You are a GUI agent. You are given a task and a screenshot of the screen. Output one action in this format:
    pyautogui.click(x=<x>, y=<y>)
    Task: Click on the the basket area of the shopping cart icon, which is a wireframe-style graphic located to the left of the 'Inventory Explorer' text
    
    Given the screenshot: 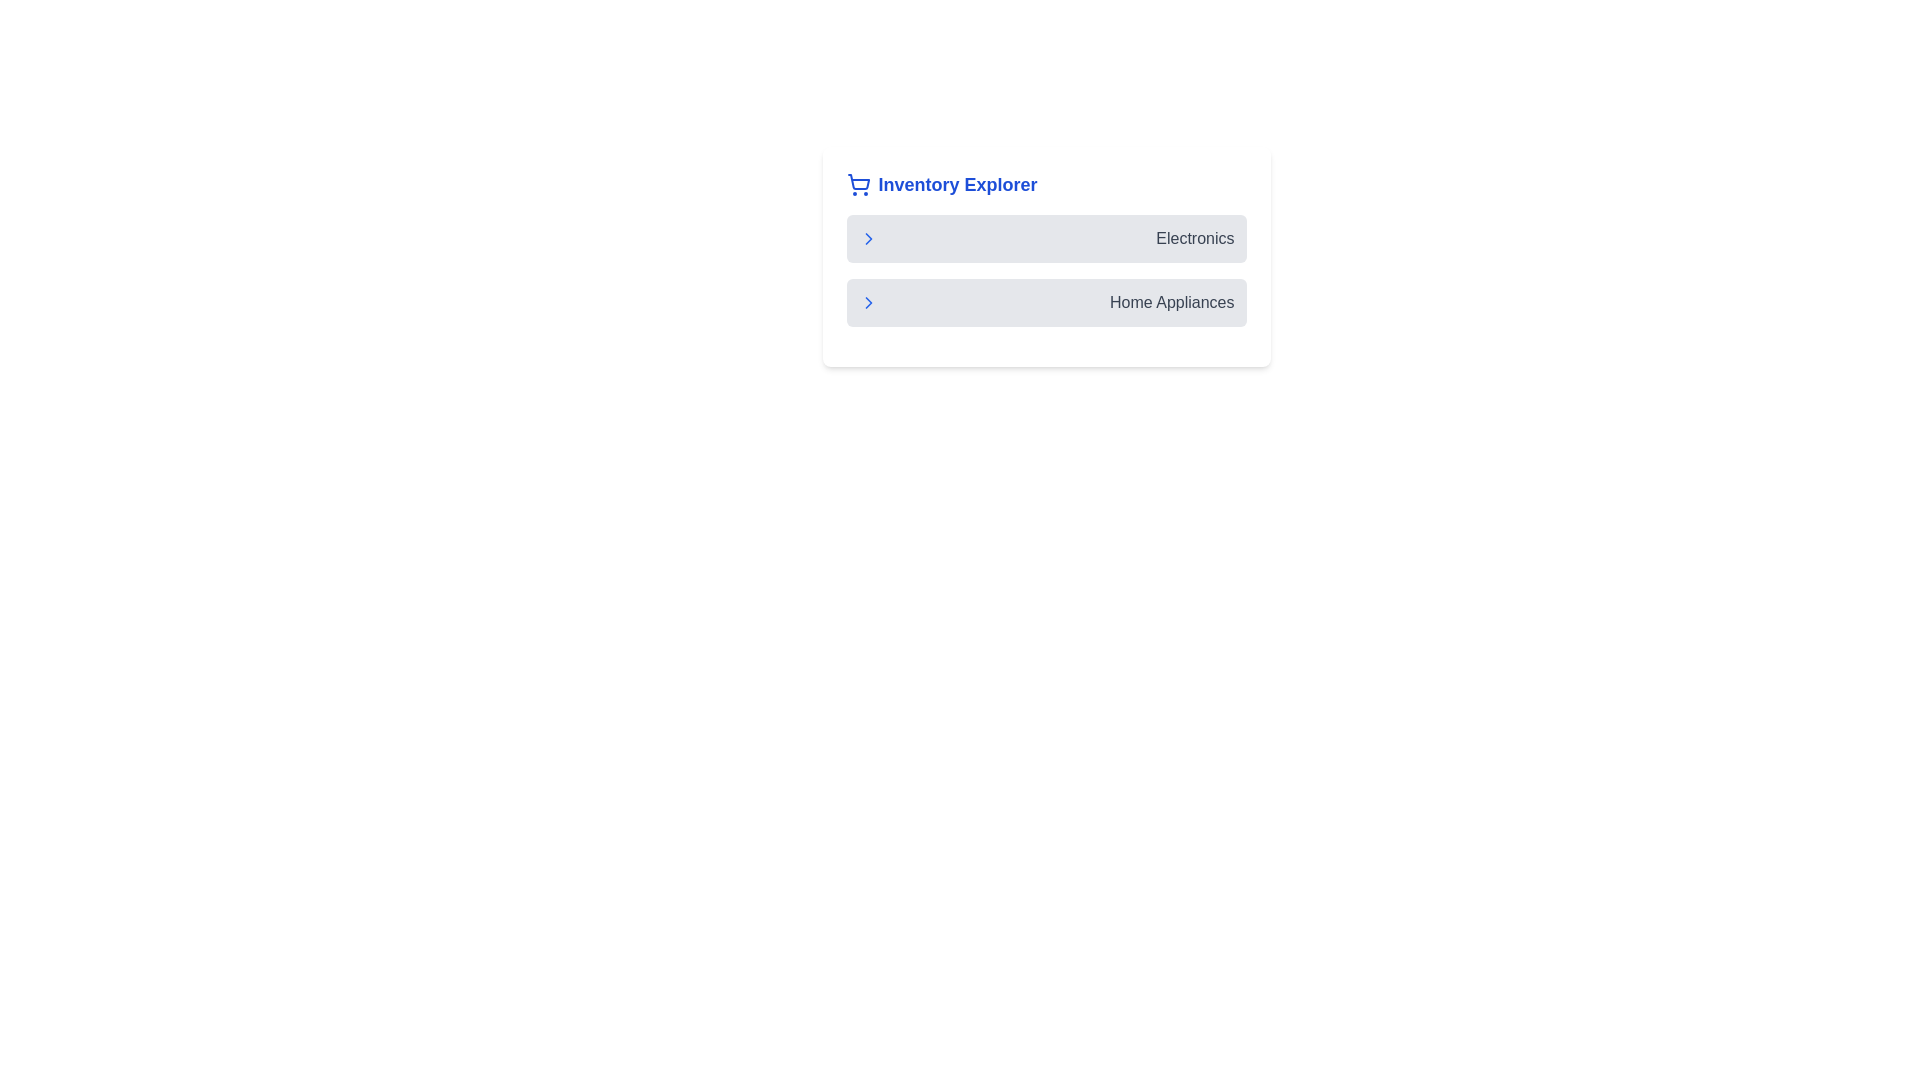 What is the action you would take?
    pyautogui.click(x=858, y=182)
    